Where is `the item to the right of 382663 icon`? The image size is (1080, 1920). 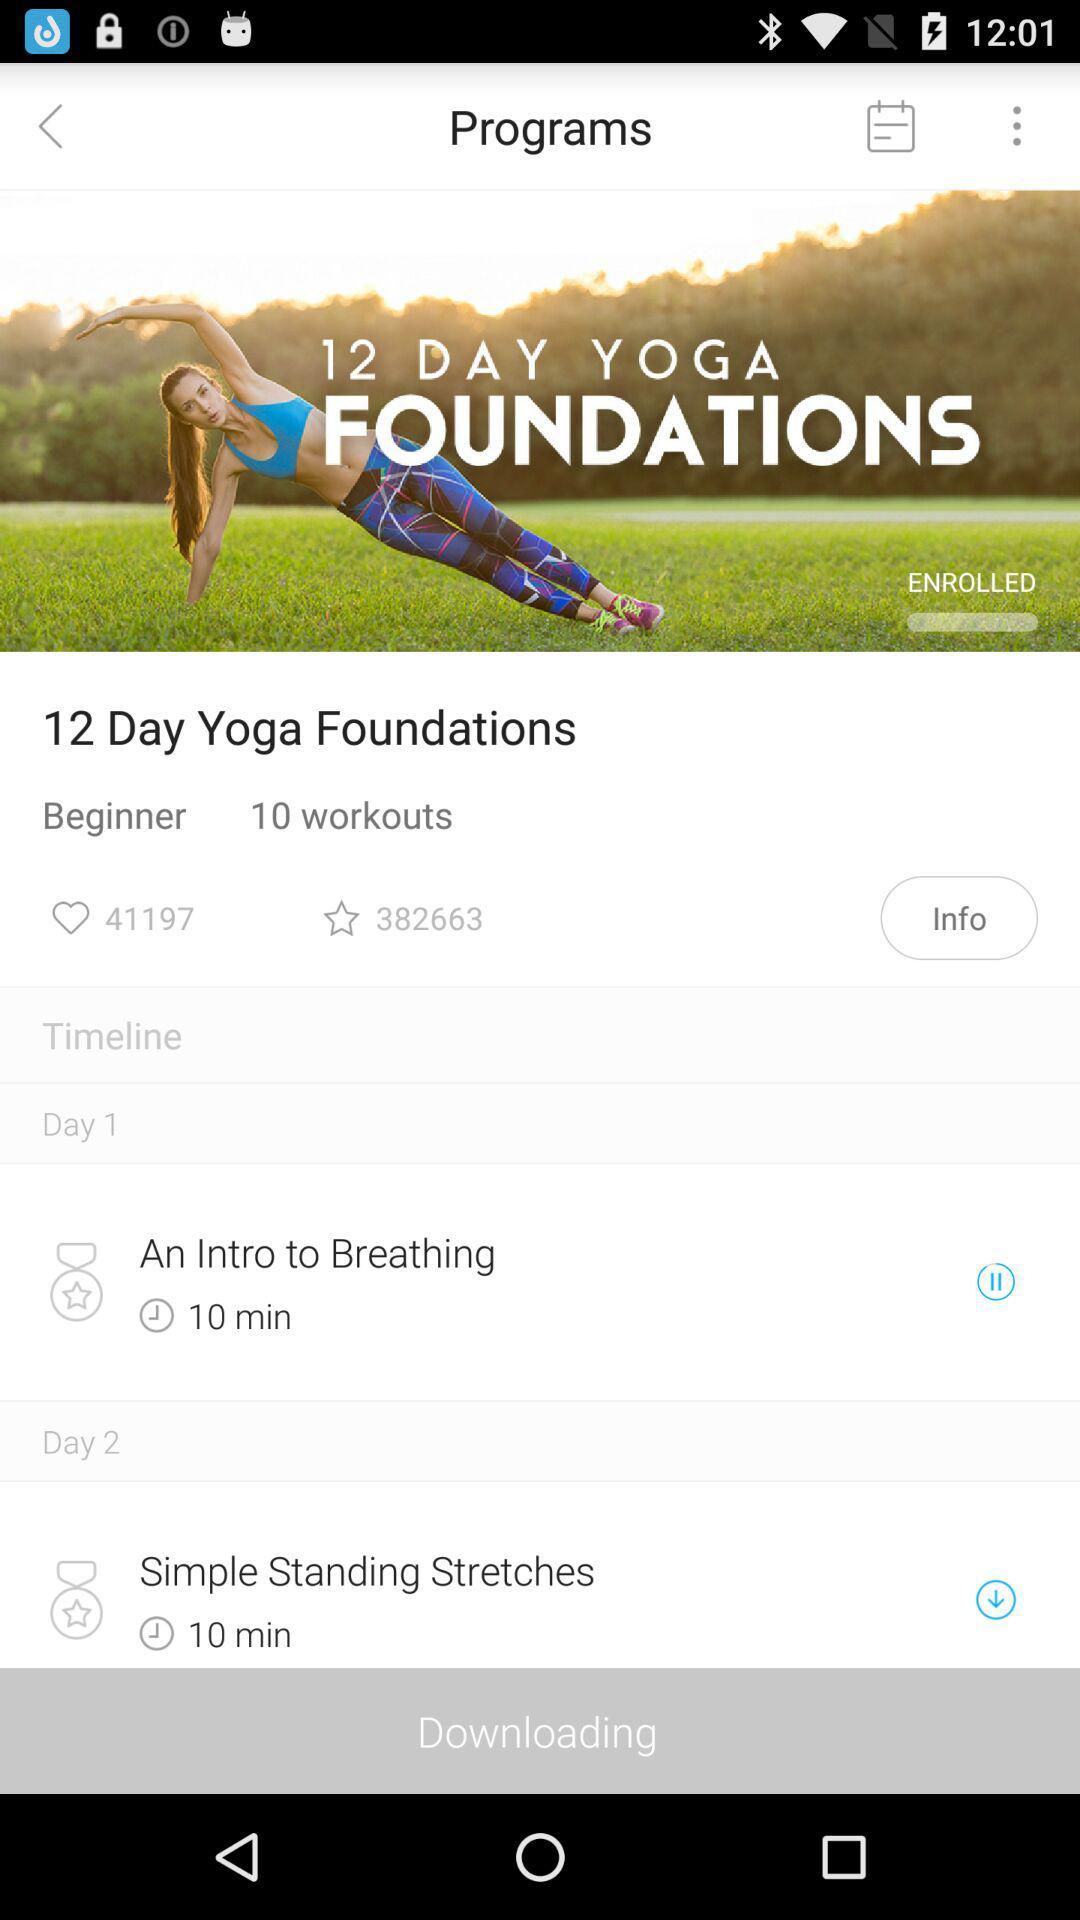 the item to the right of 382663 icon is located at coordinates (958, 916).